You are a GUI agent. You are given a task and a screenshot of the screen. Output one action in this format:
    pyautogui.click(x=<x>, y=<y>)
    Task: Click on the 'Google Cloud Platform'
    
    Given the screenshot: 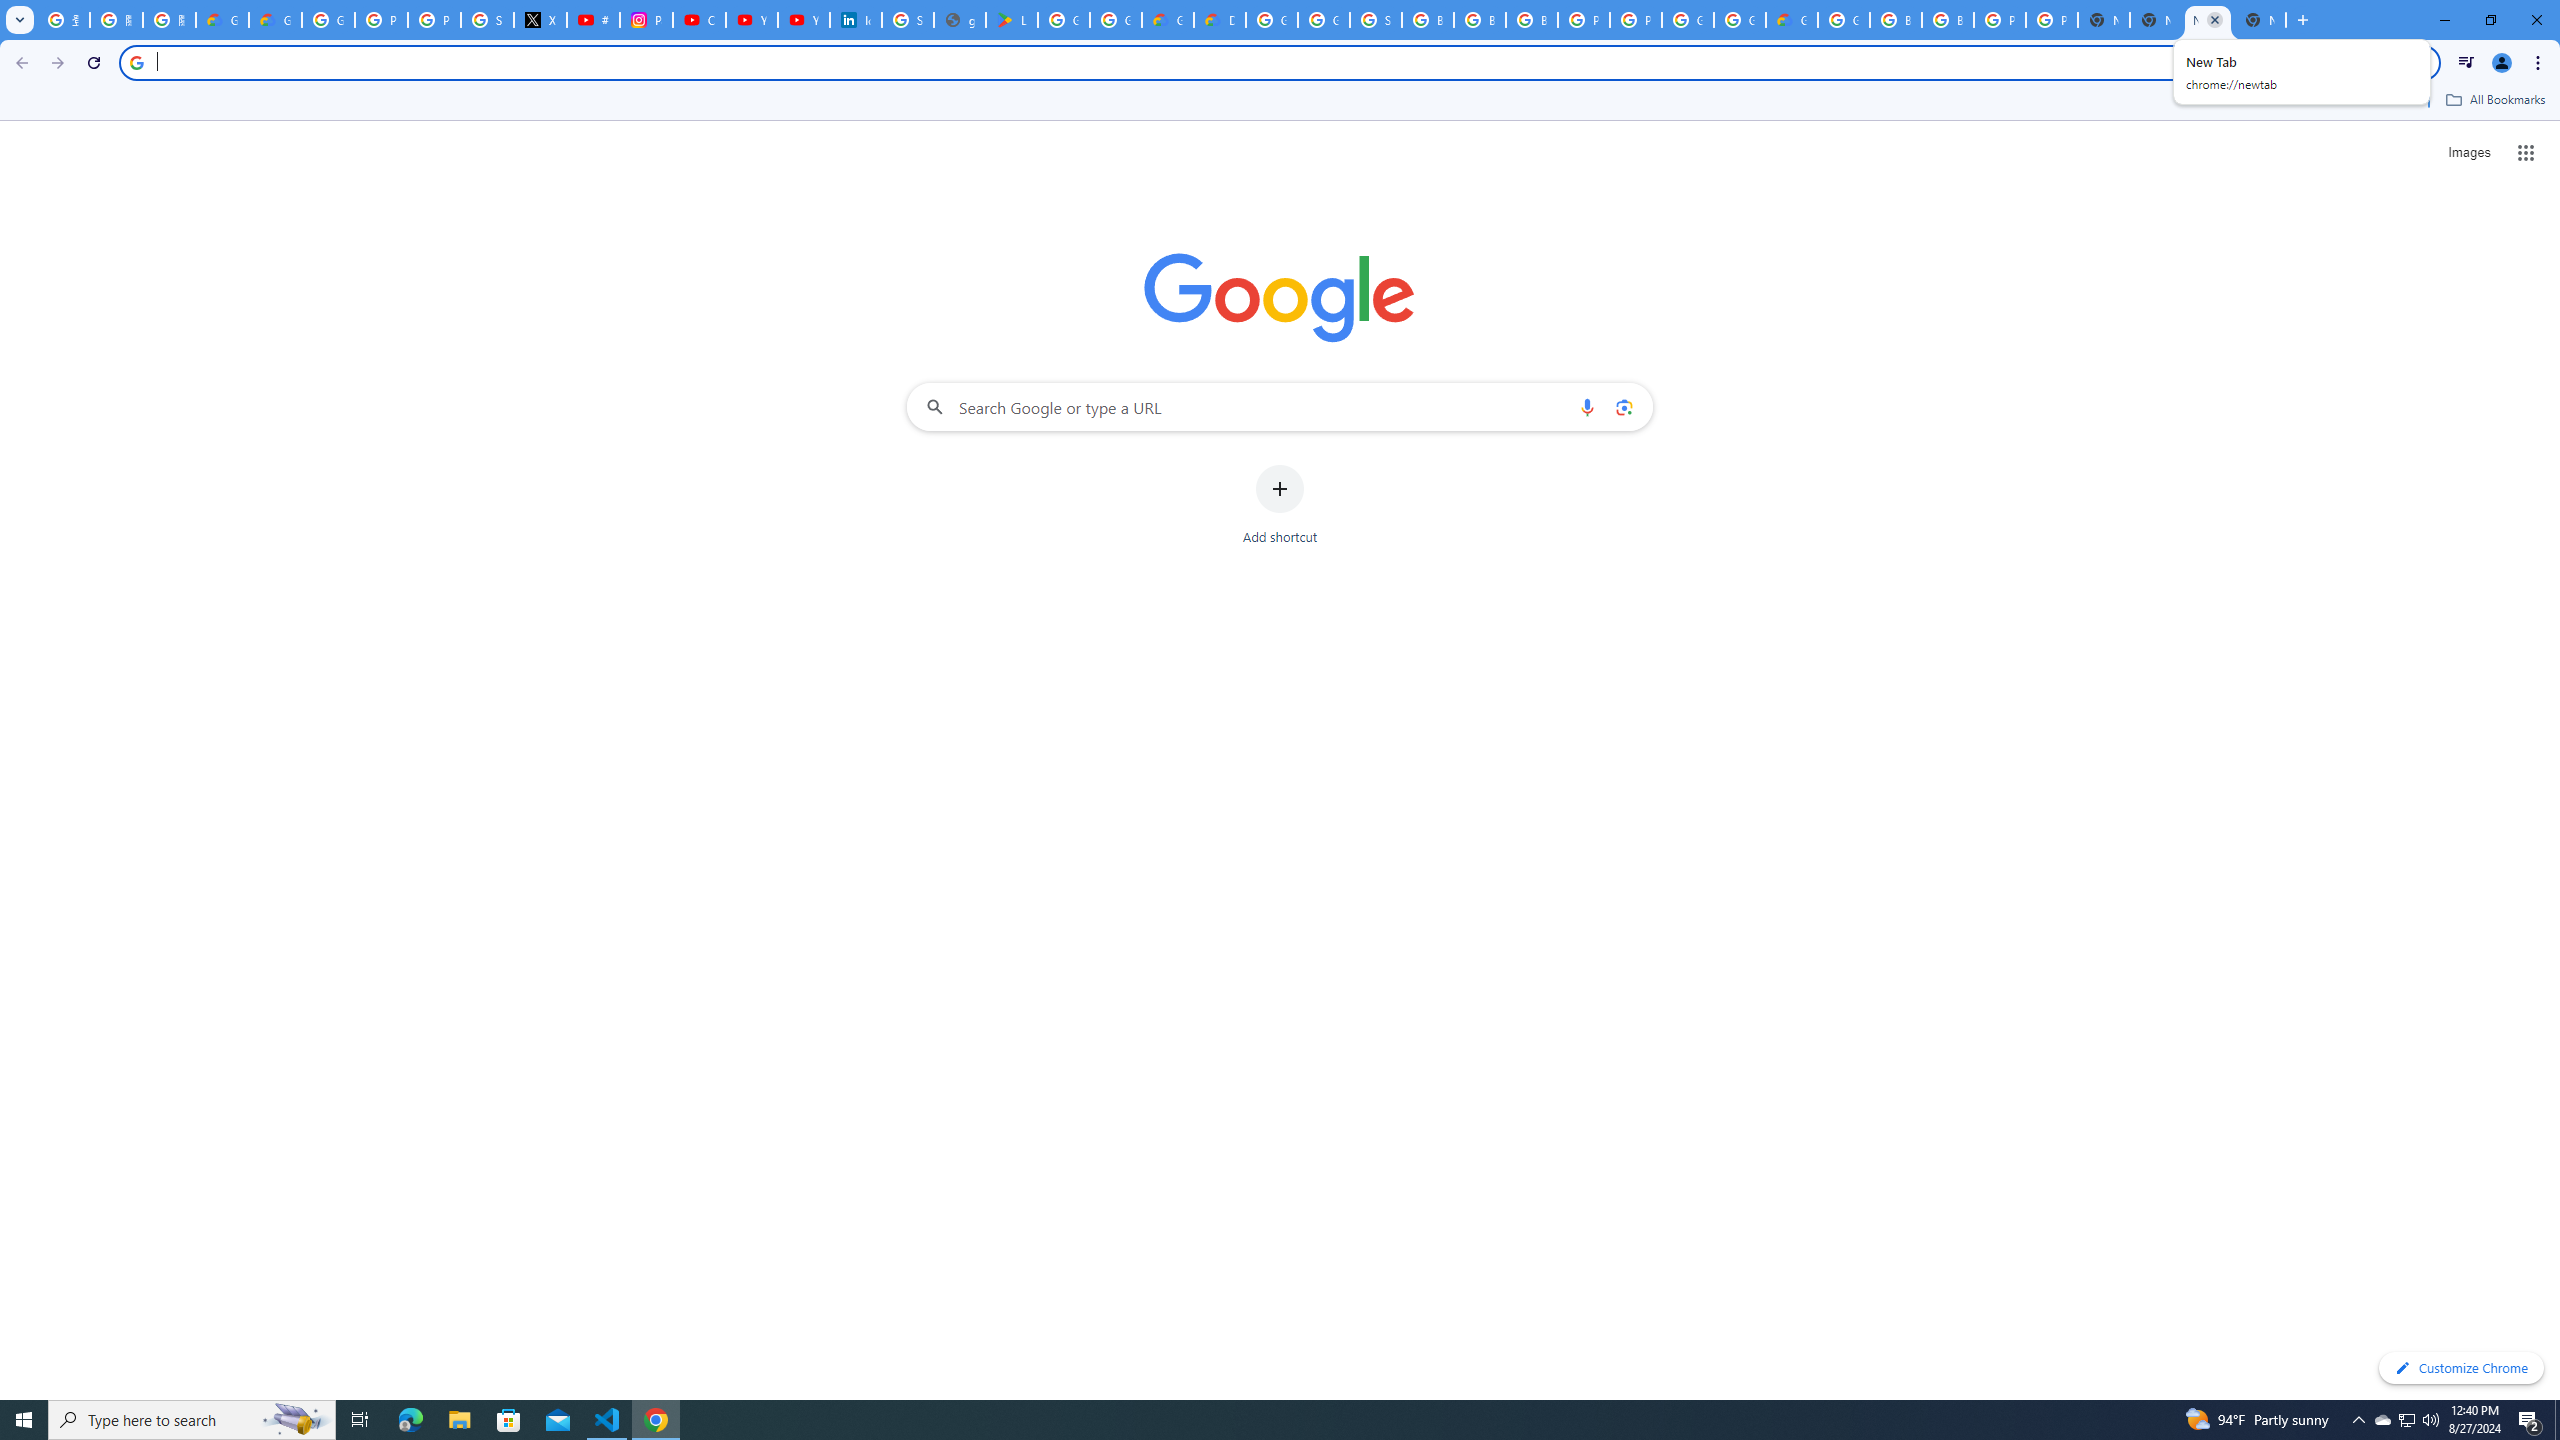 What is the action you would take?
    pyautogui.click(x=1687, y=19)
    